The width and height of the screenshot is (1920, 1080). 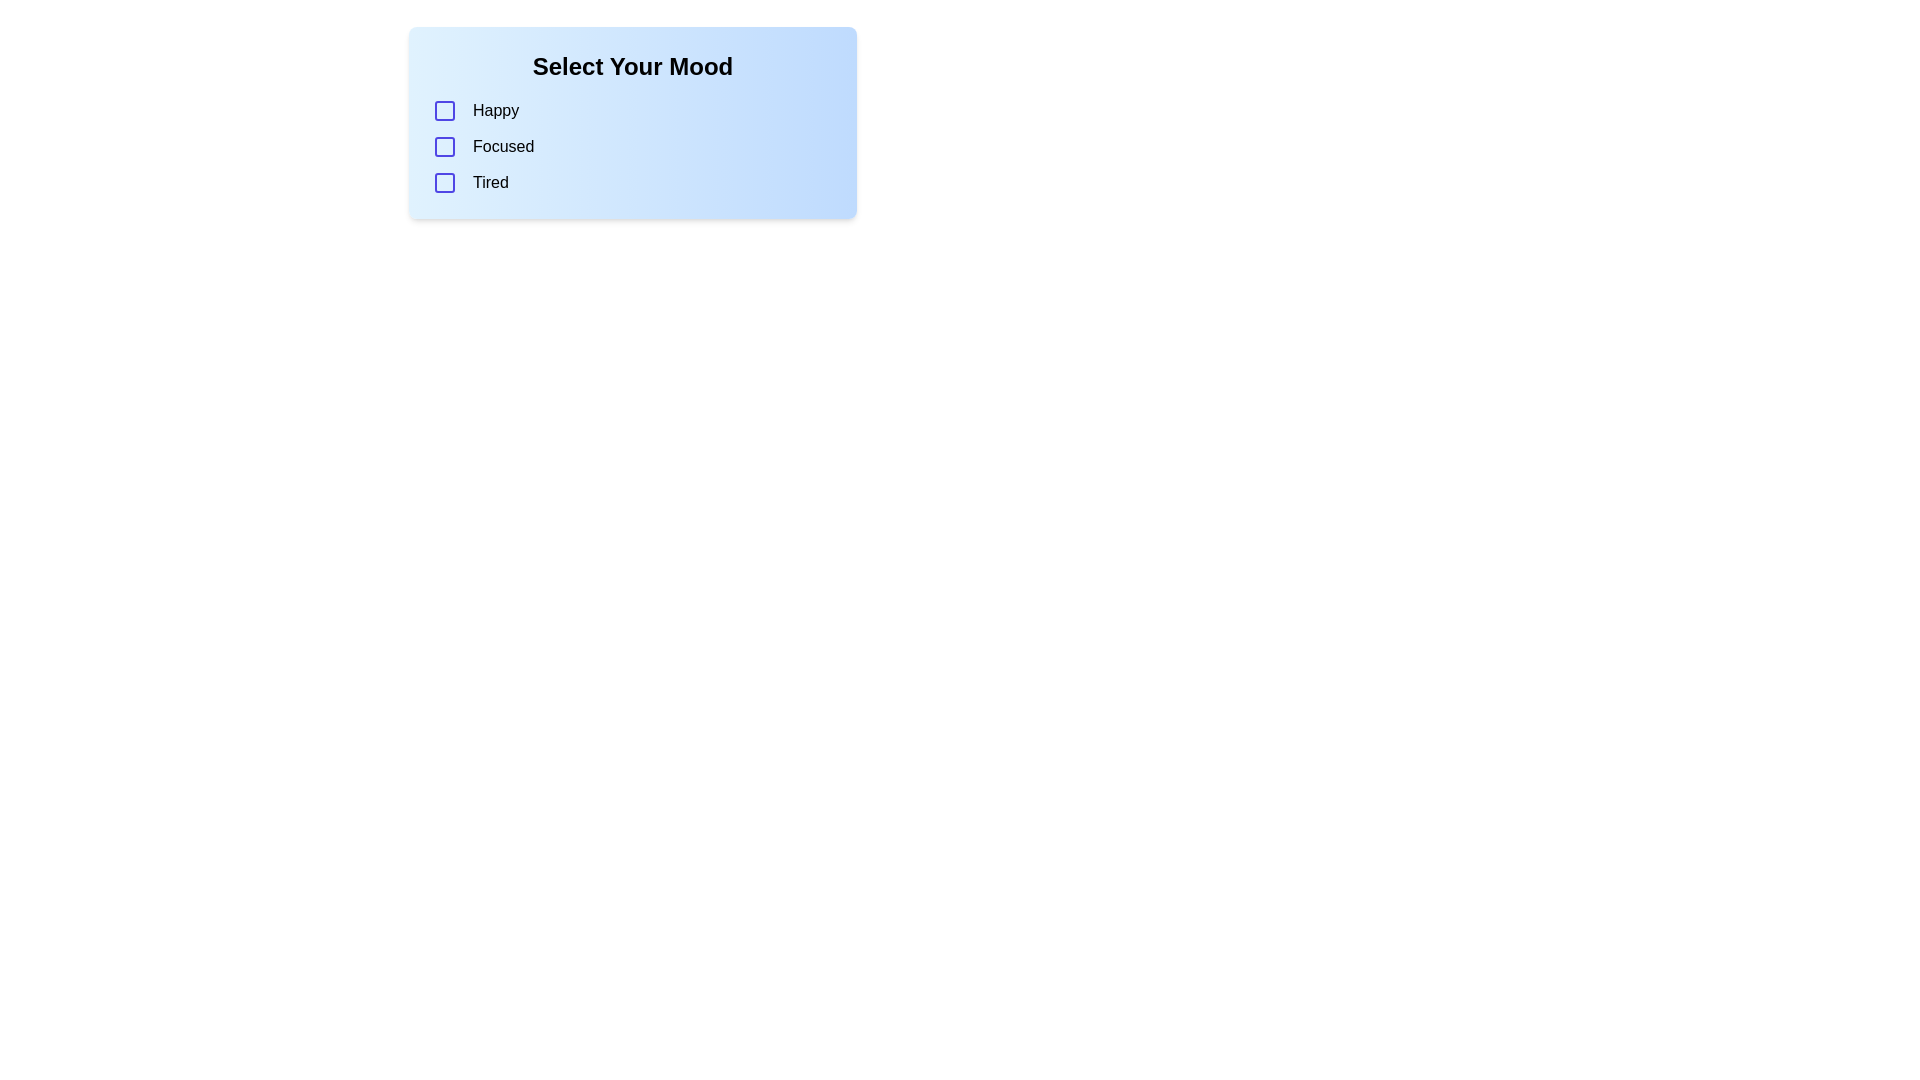 I want to click on the checkbox labeled 'Focused' which is the second option in the 'Select Your Mood' list, positioned between 'Happy' and 'Tired', so click(x=632, y=145).